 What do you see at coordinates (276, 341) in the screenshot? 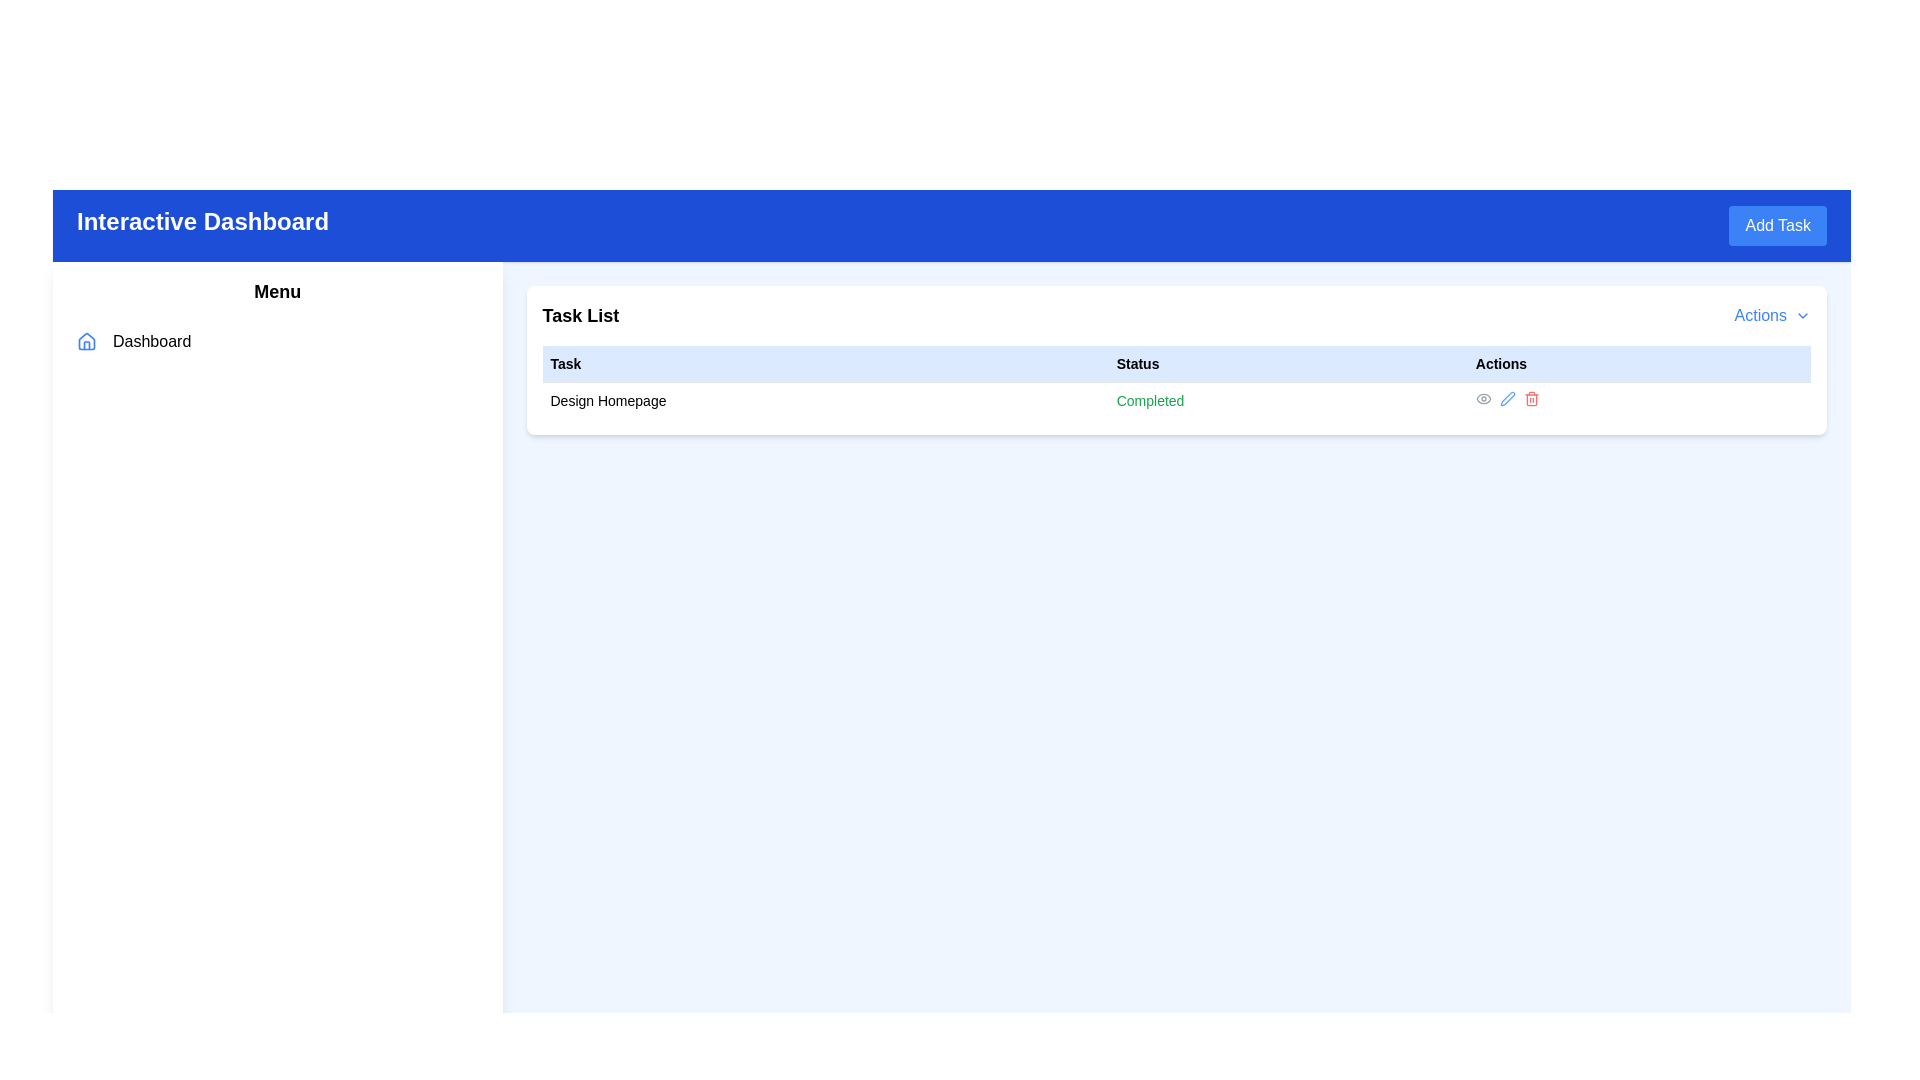
I see `the 'Dashboard' menu option, which is the second item in the vertical menu on the left` at bounding box center [276, 341].